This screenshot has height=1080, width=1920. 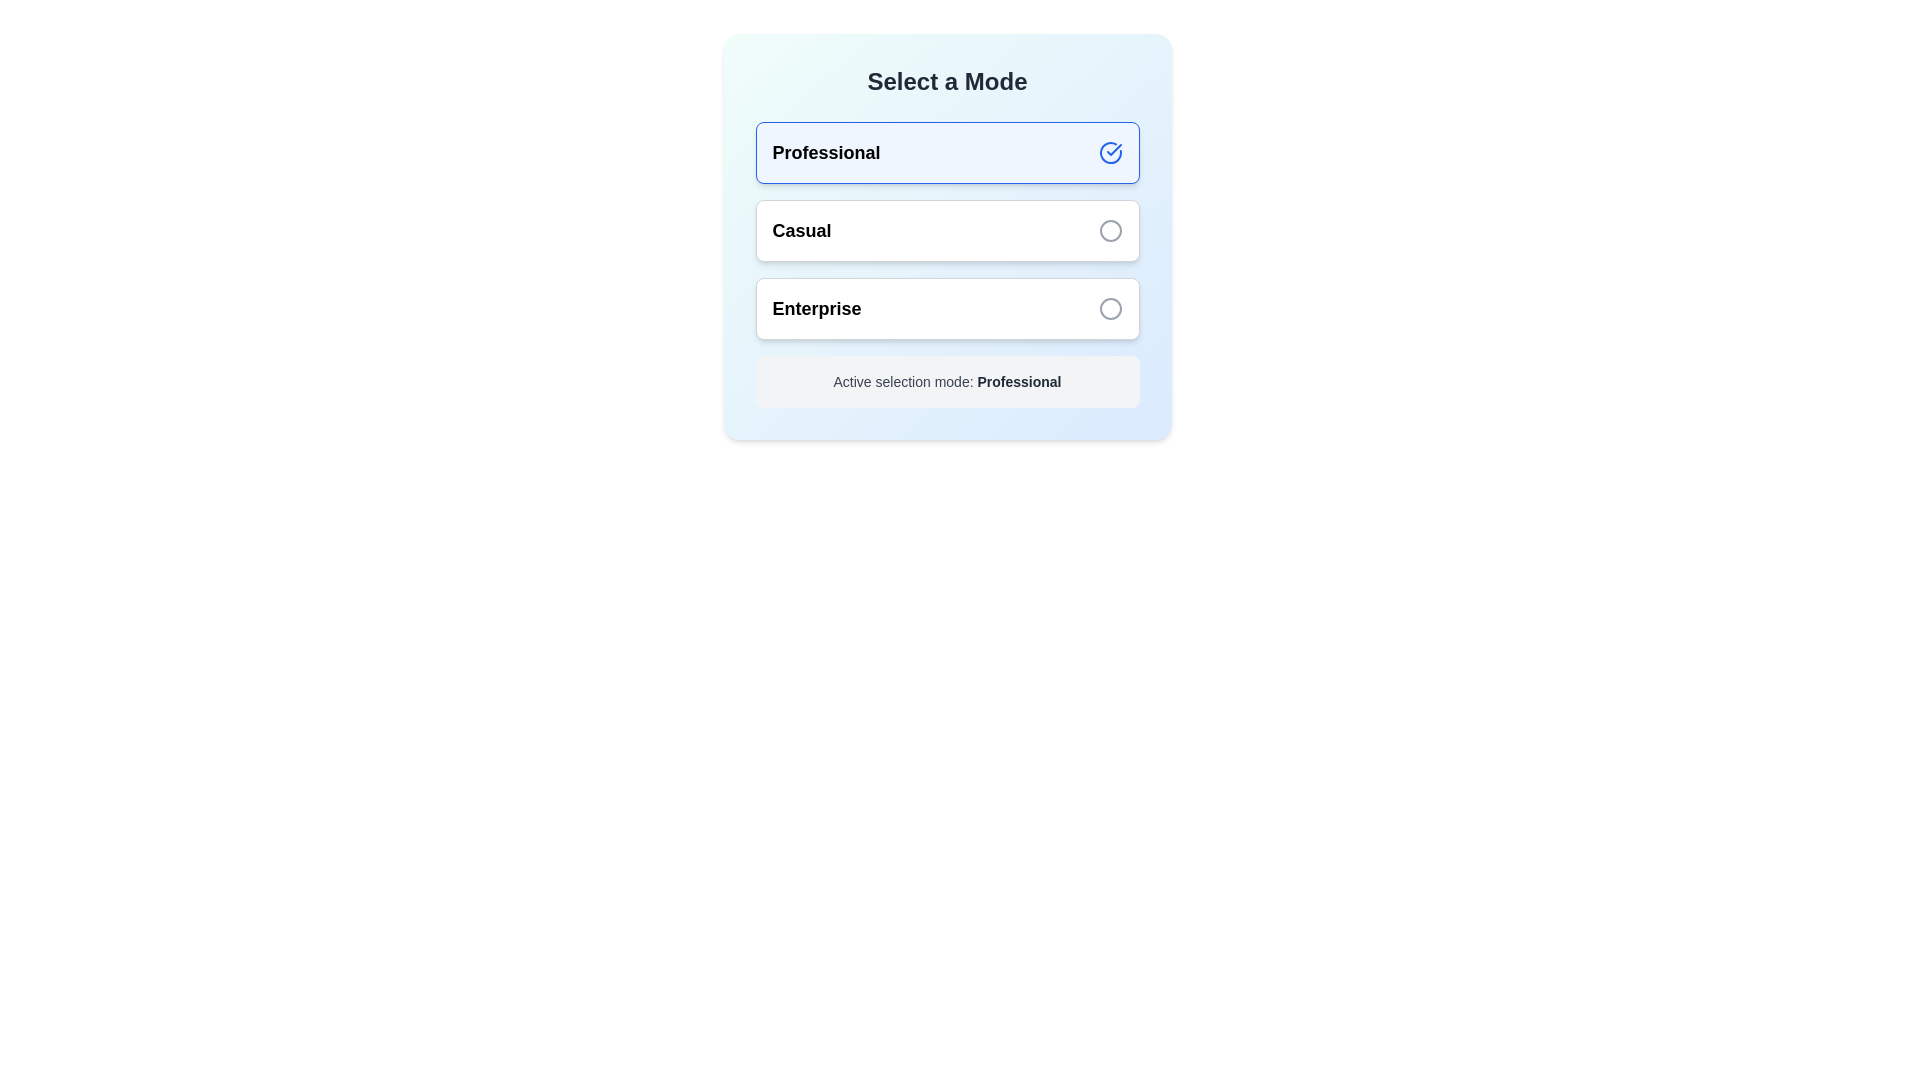 What do you see at coordinates (1019, 381) in the screenshot?
I see `the bolded text 'Professional' in the status message 'Active selection mode: Professional', which confirms the selected mode for the user` at bounding box center [1019, 381].